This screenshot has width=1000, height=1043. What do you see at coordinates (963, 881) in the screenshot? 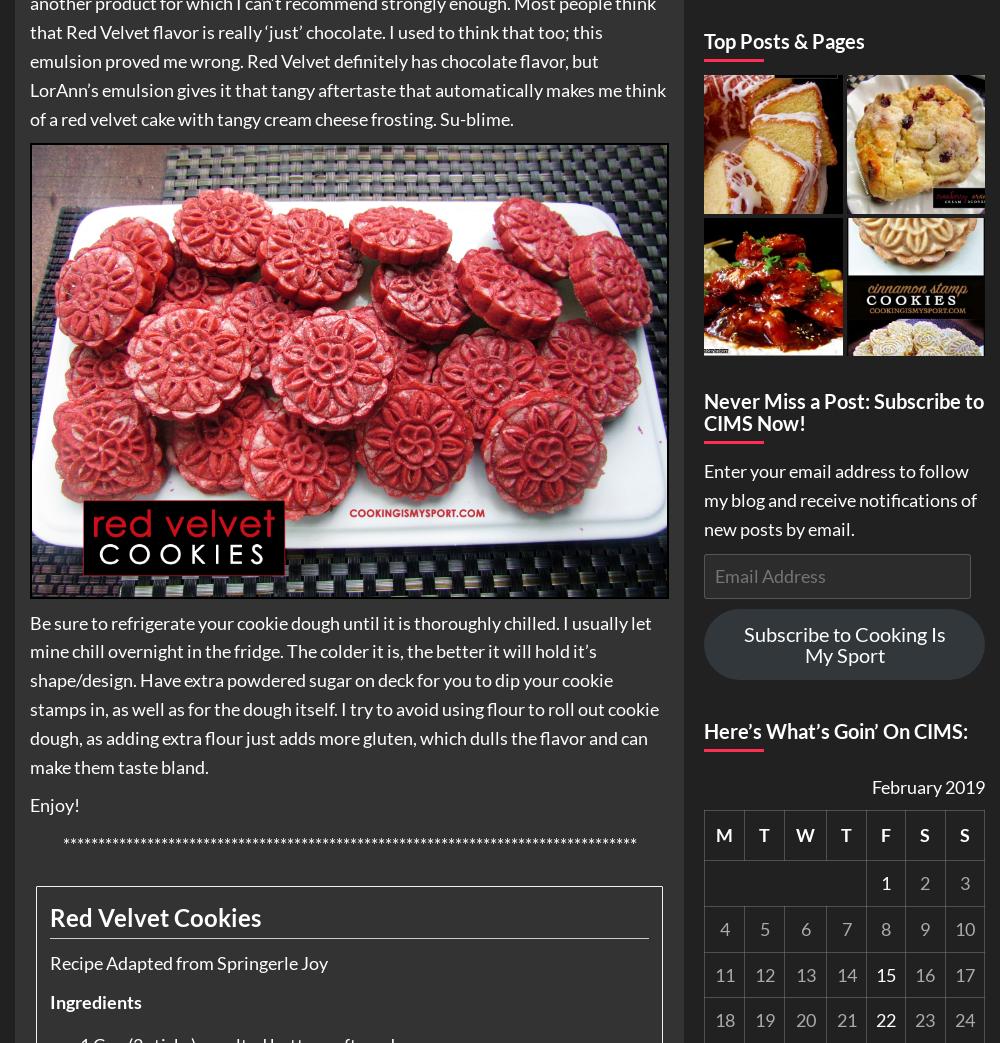
I see `'3'` at bounding box center [963, 881].